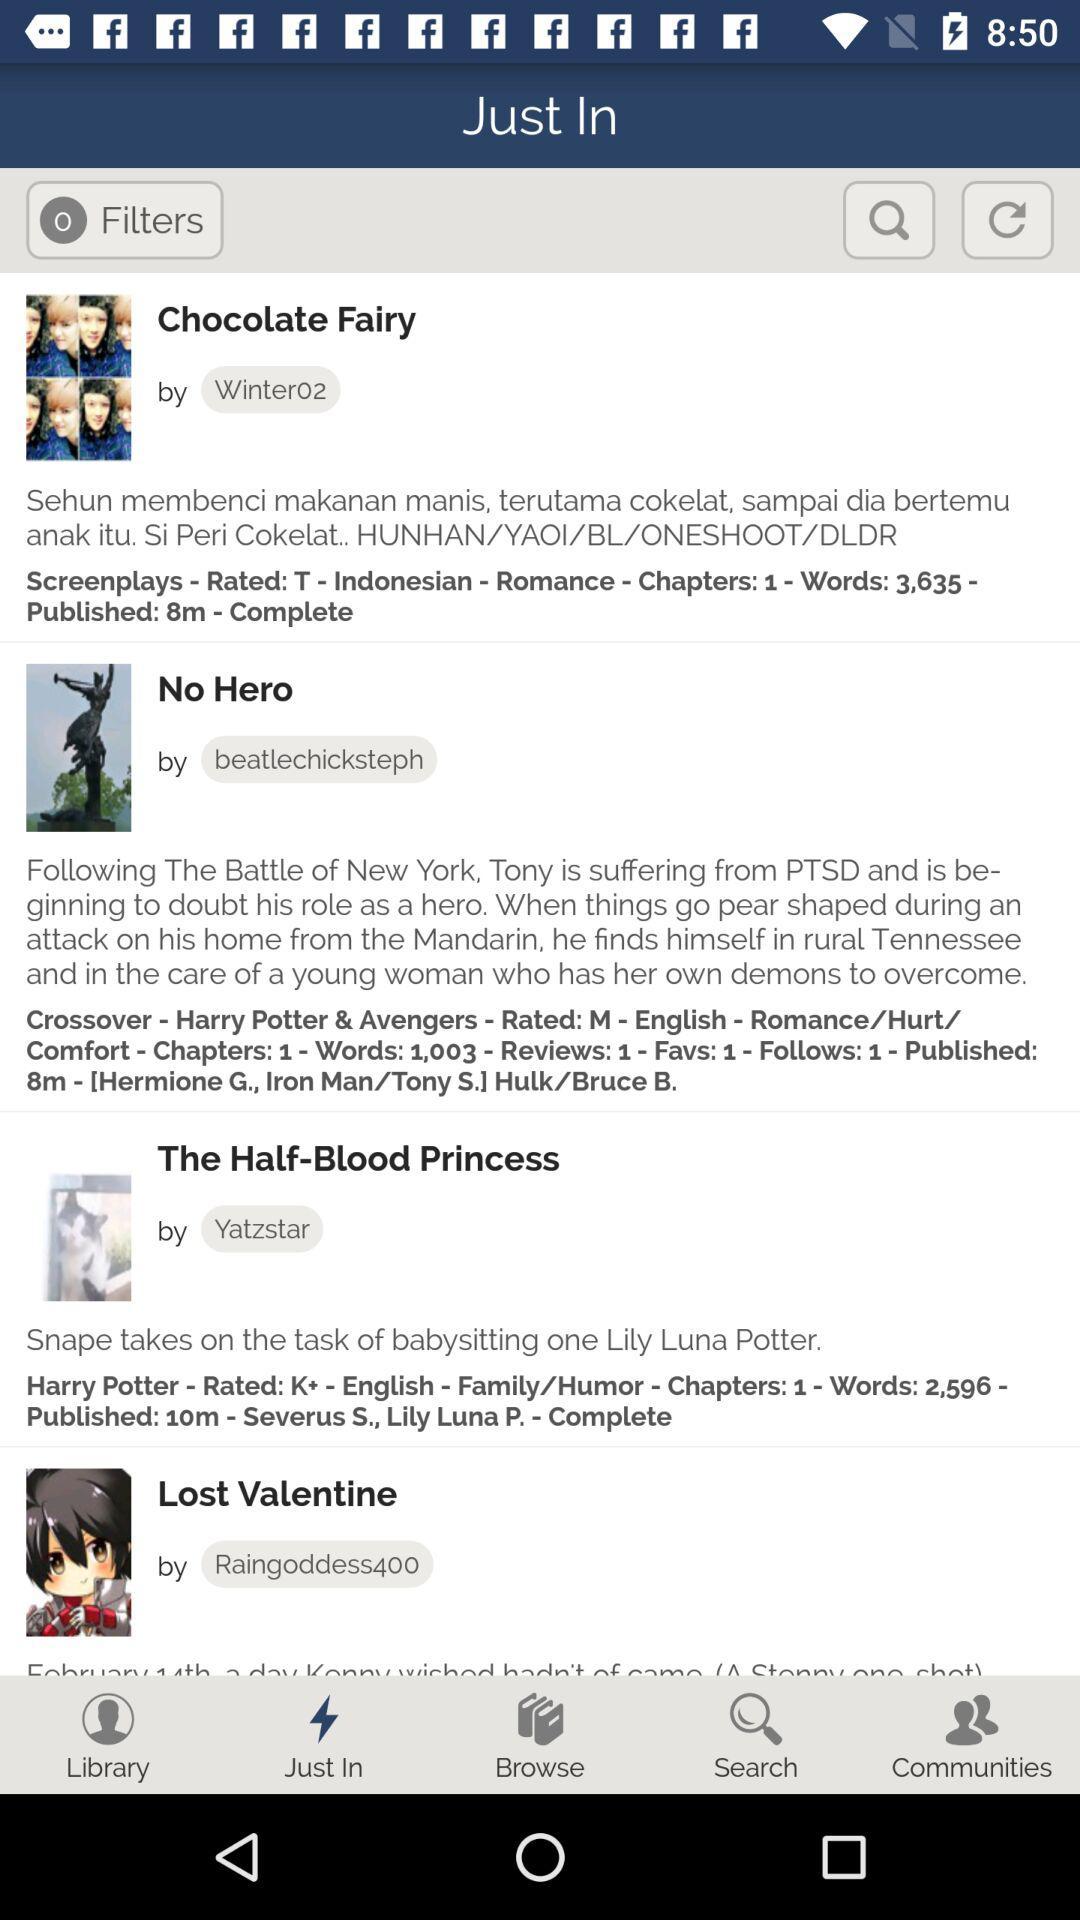 The image size is (1080, 1920). Describe the element at coordinates (617, 1493) in the screenshot. I see `the icon above the by app` at that location.